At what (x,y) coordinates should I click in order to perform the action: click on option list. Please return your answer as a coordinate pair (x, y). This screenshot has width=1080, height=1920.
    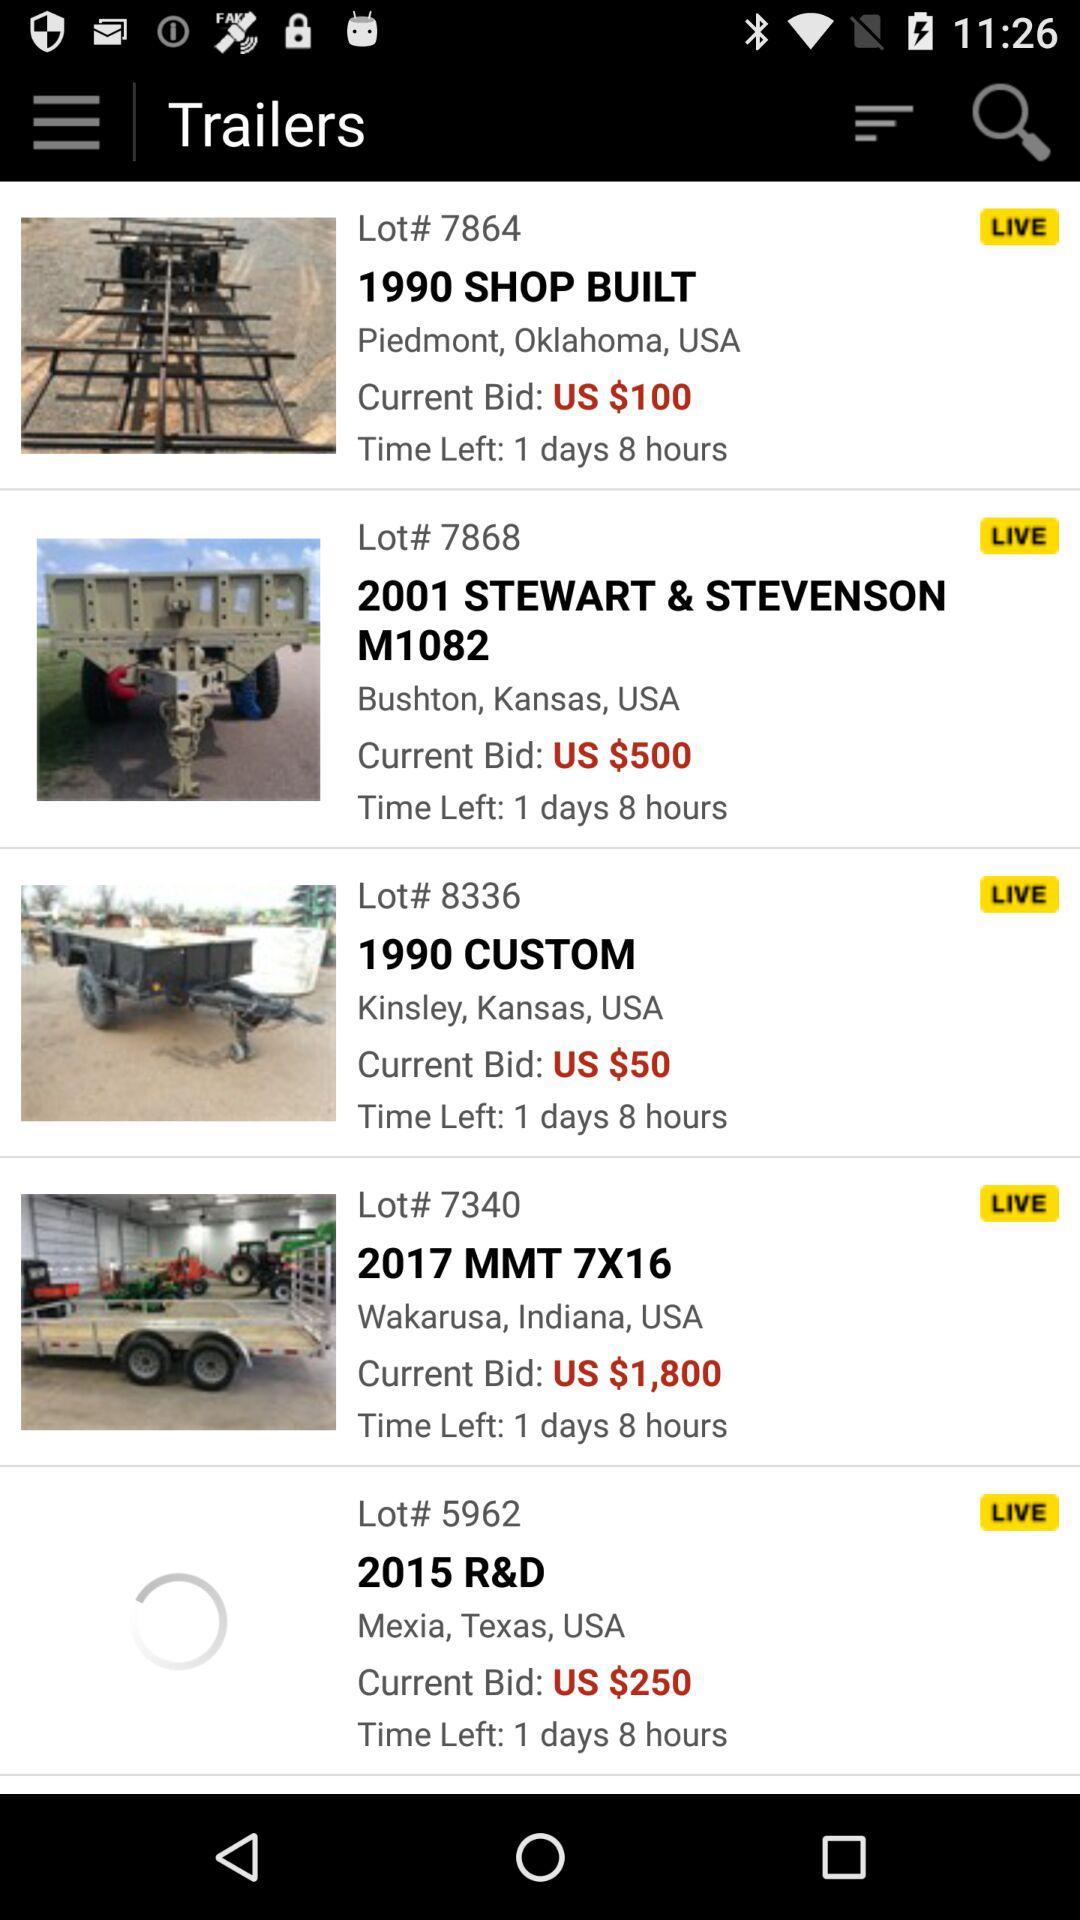
    Looking at the image, I should click on (881, 121).